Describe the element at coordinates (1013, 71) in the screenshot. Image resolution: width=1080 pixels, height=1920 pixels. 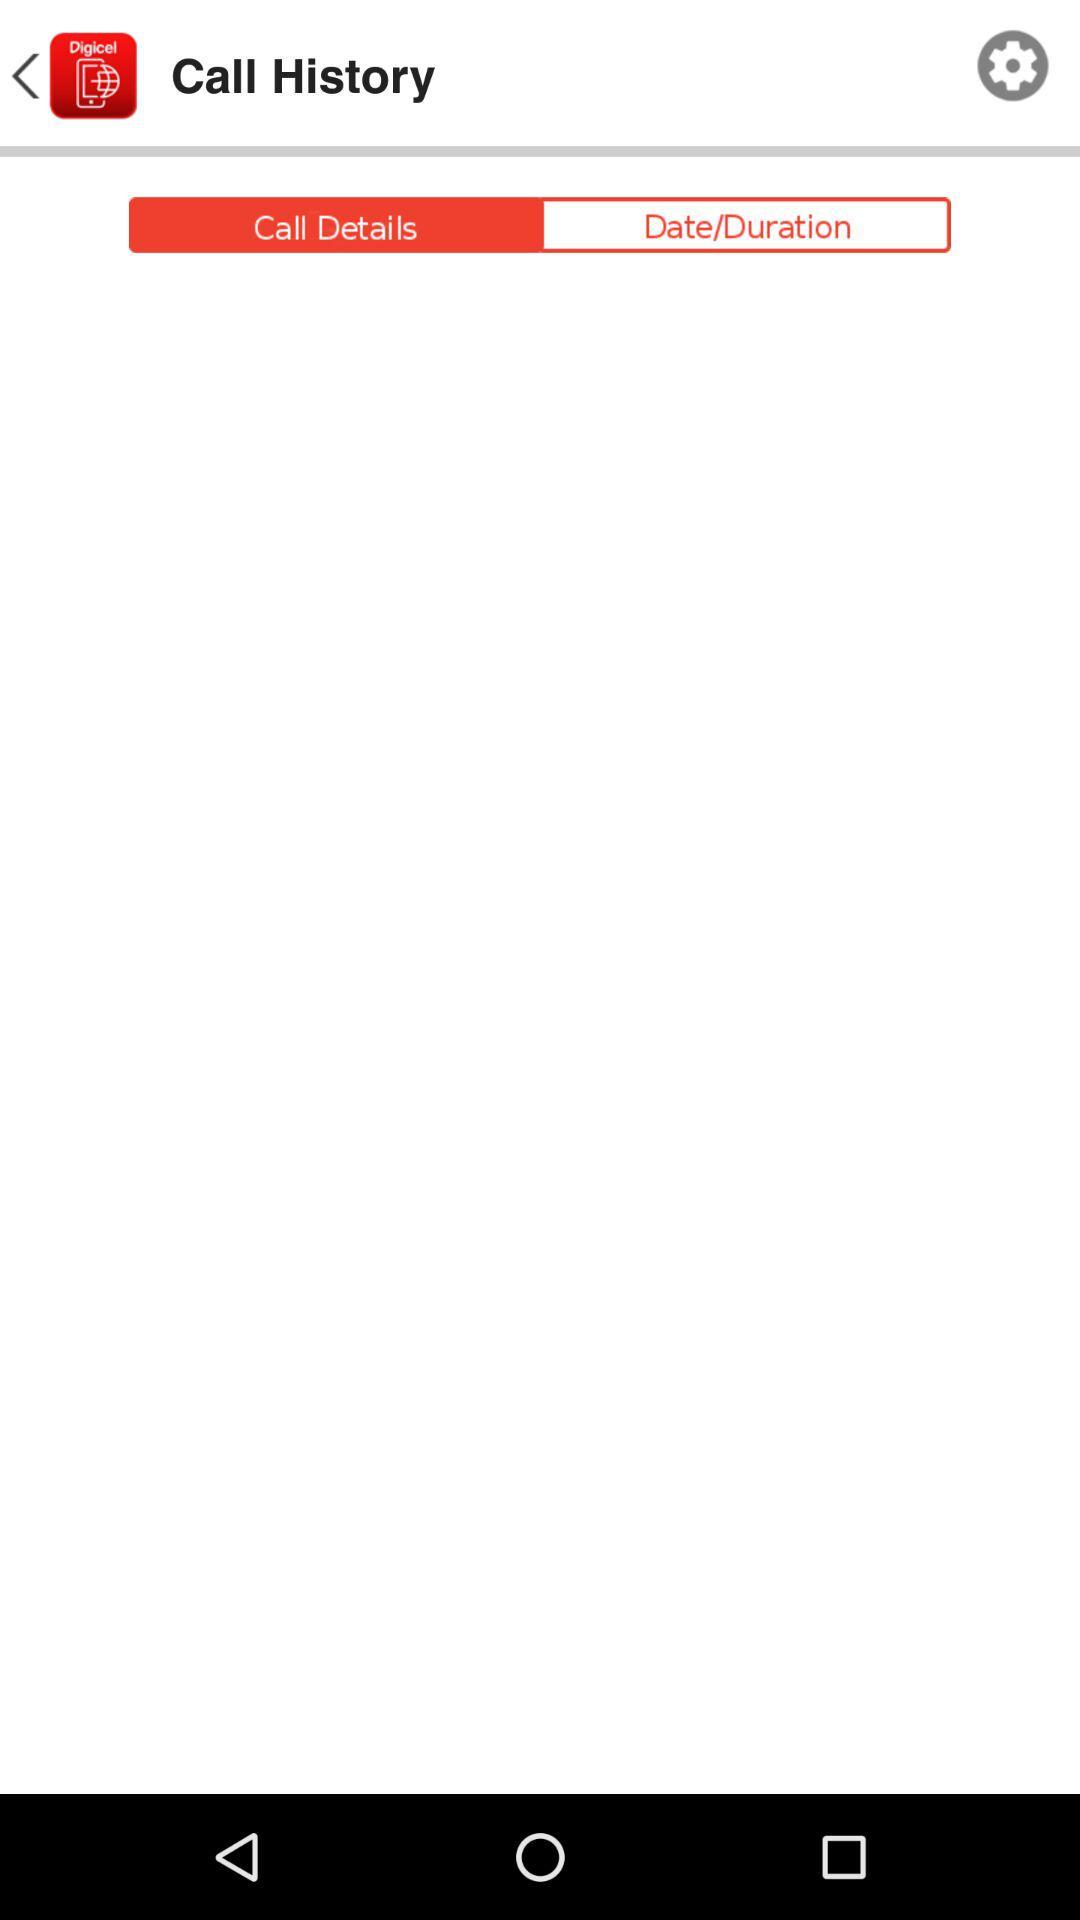
I see `the settings icon` at that location.